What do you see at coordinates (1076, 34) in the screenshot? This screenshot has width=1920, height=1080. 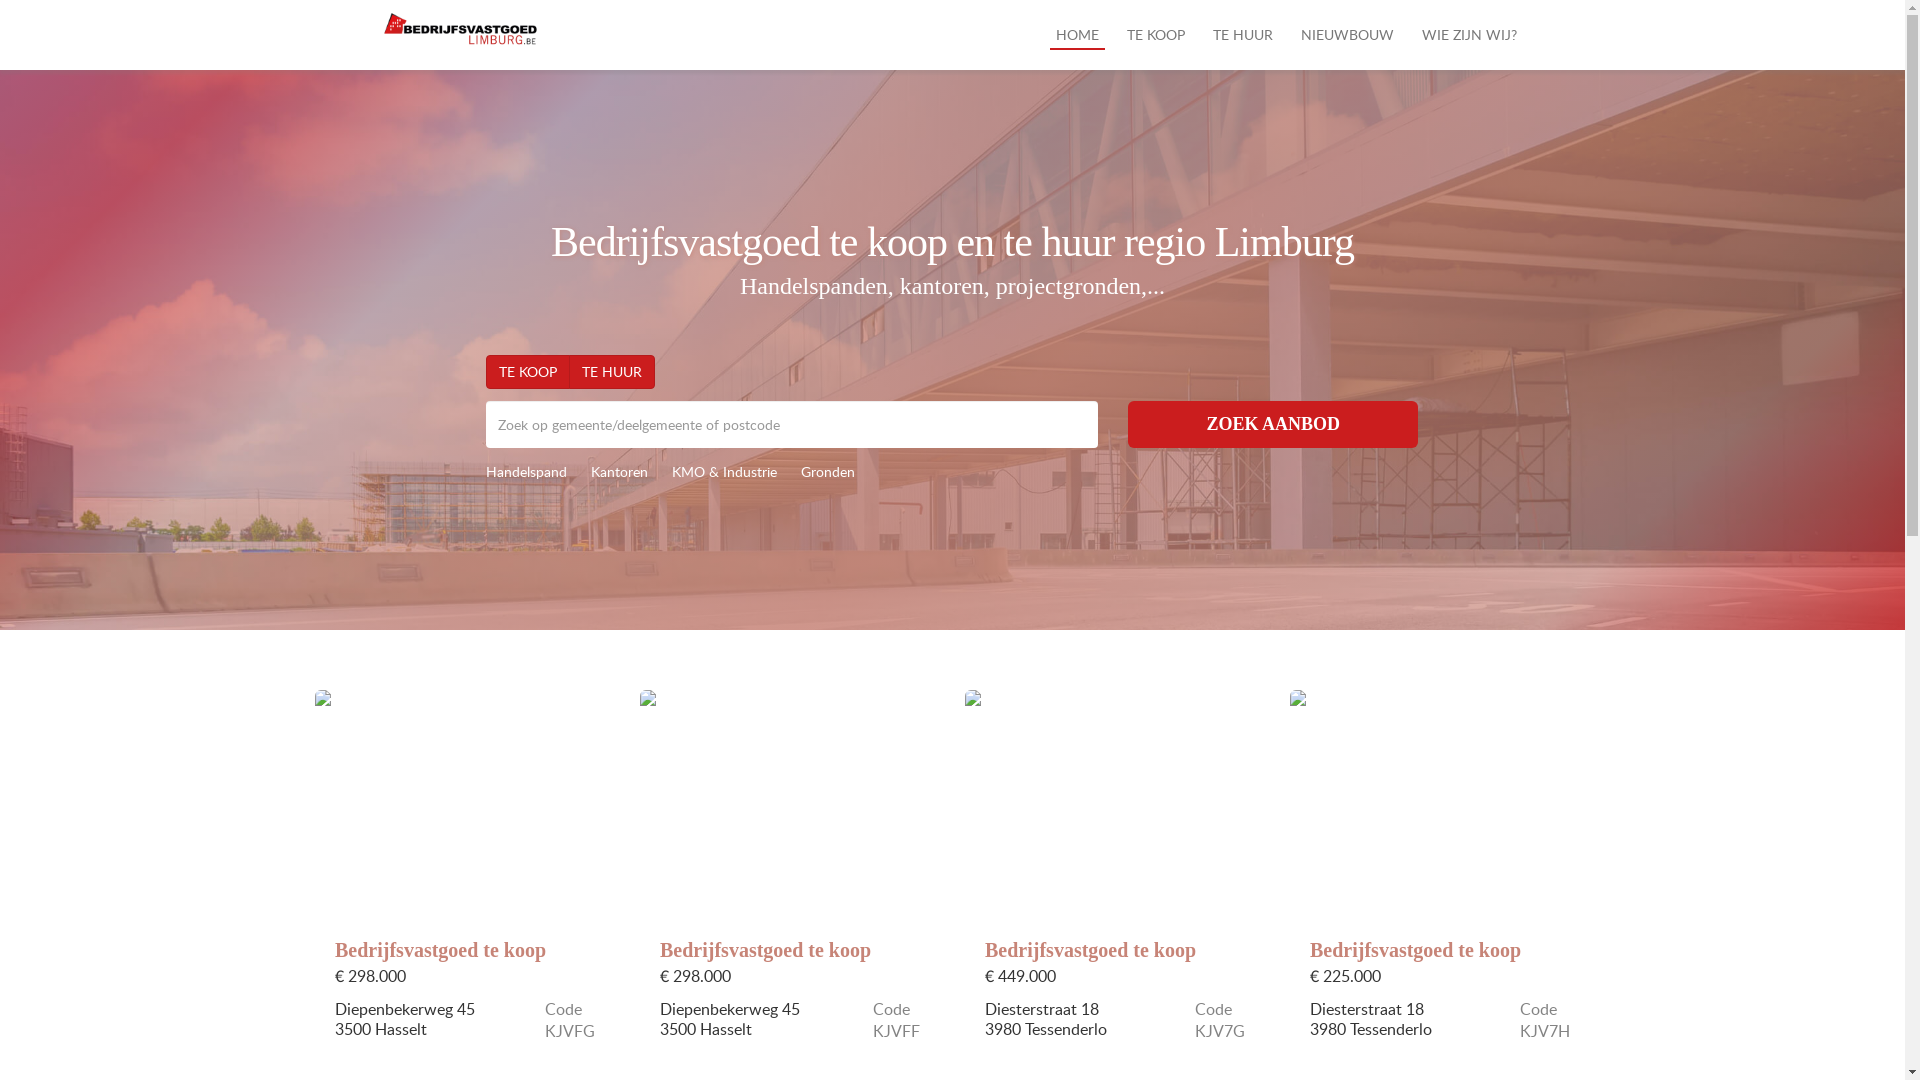 I see `'HOME'` at bounding box center [1076, 34].